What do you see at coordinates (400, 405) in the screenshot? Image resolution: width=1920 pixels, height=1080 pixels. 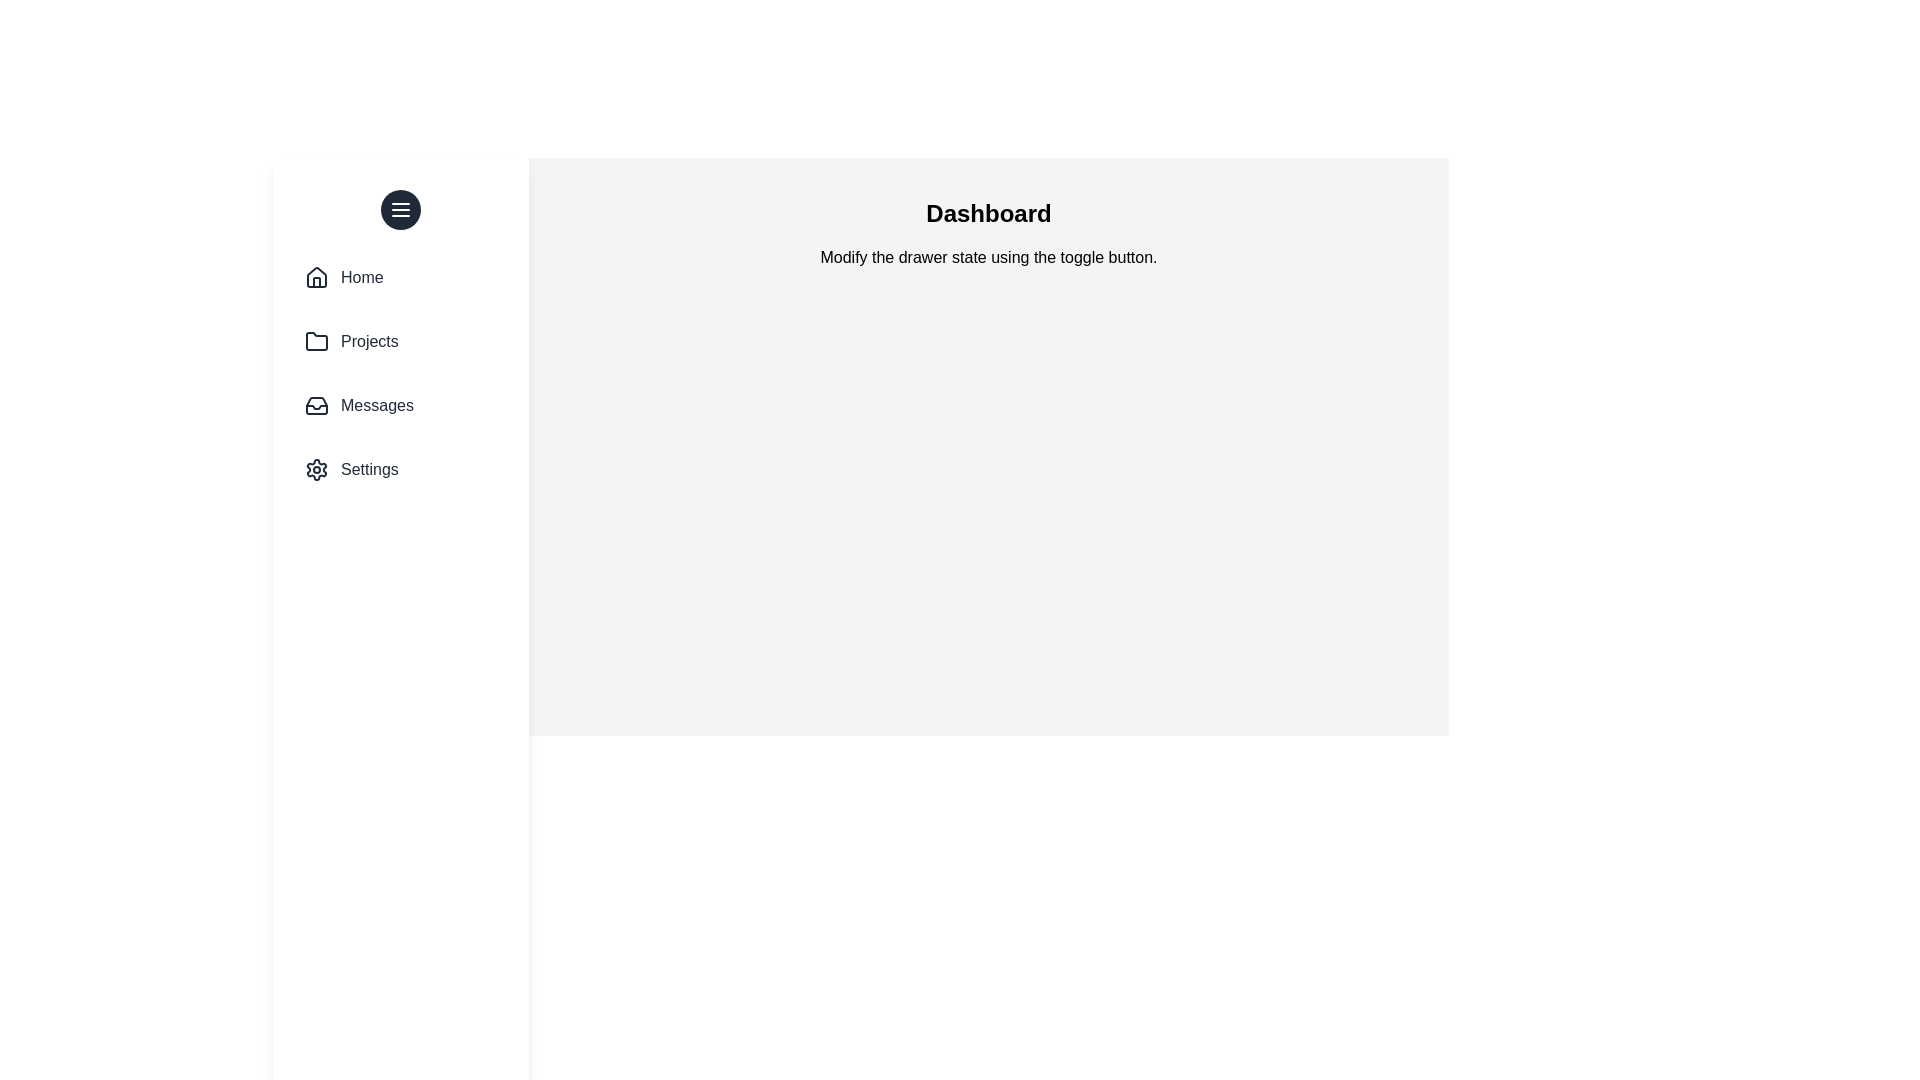 I see `the menu item labeled Messages to navigate to its respective section` at bounding box center [400, 405].